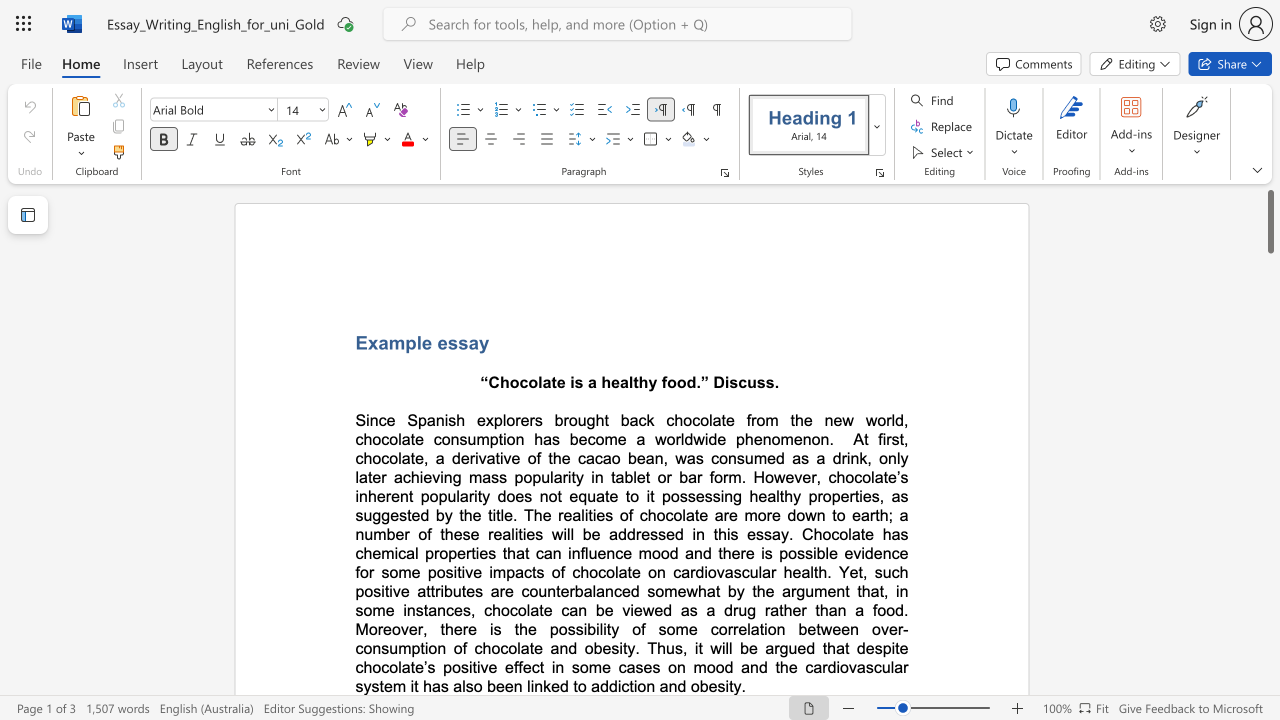 This screenshot has width=1280, height=720. I want to click on the scrollbar to scroll downward, so click(1269, 540).